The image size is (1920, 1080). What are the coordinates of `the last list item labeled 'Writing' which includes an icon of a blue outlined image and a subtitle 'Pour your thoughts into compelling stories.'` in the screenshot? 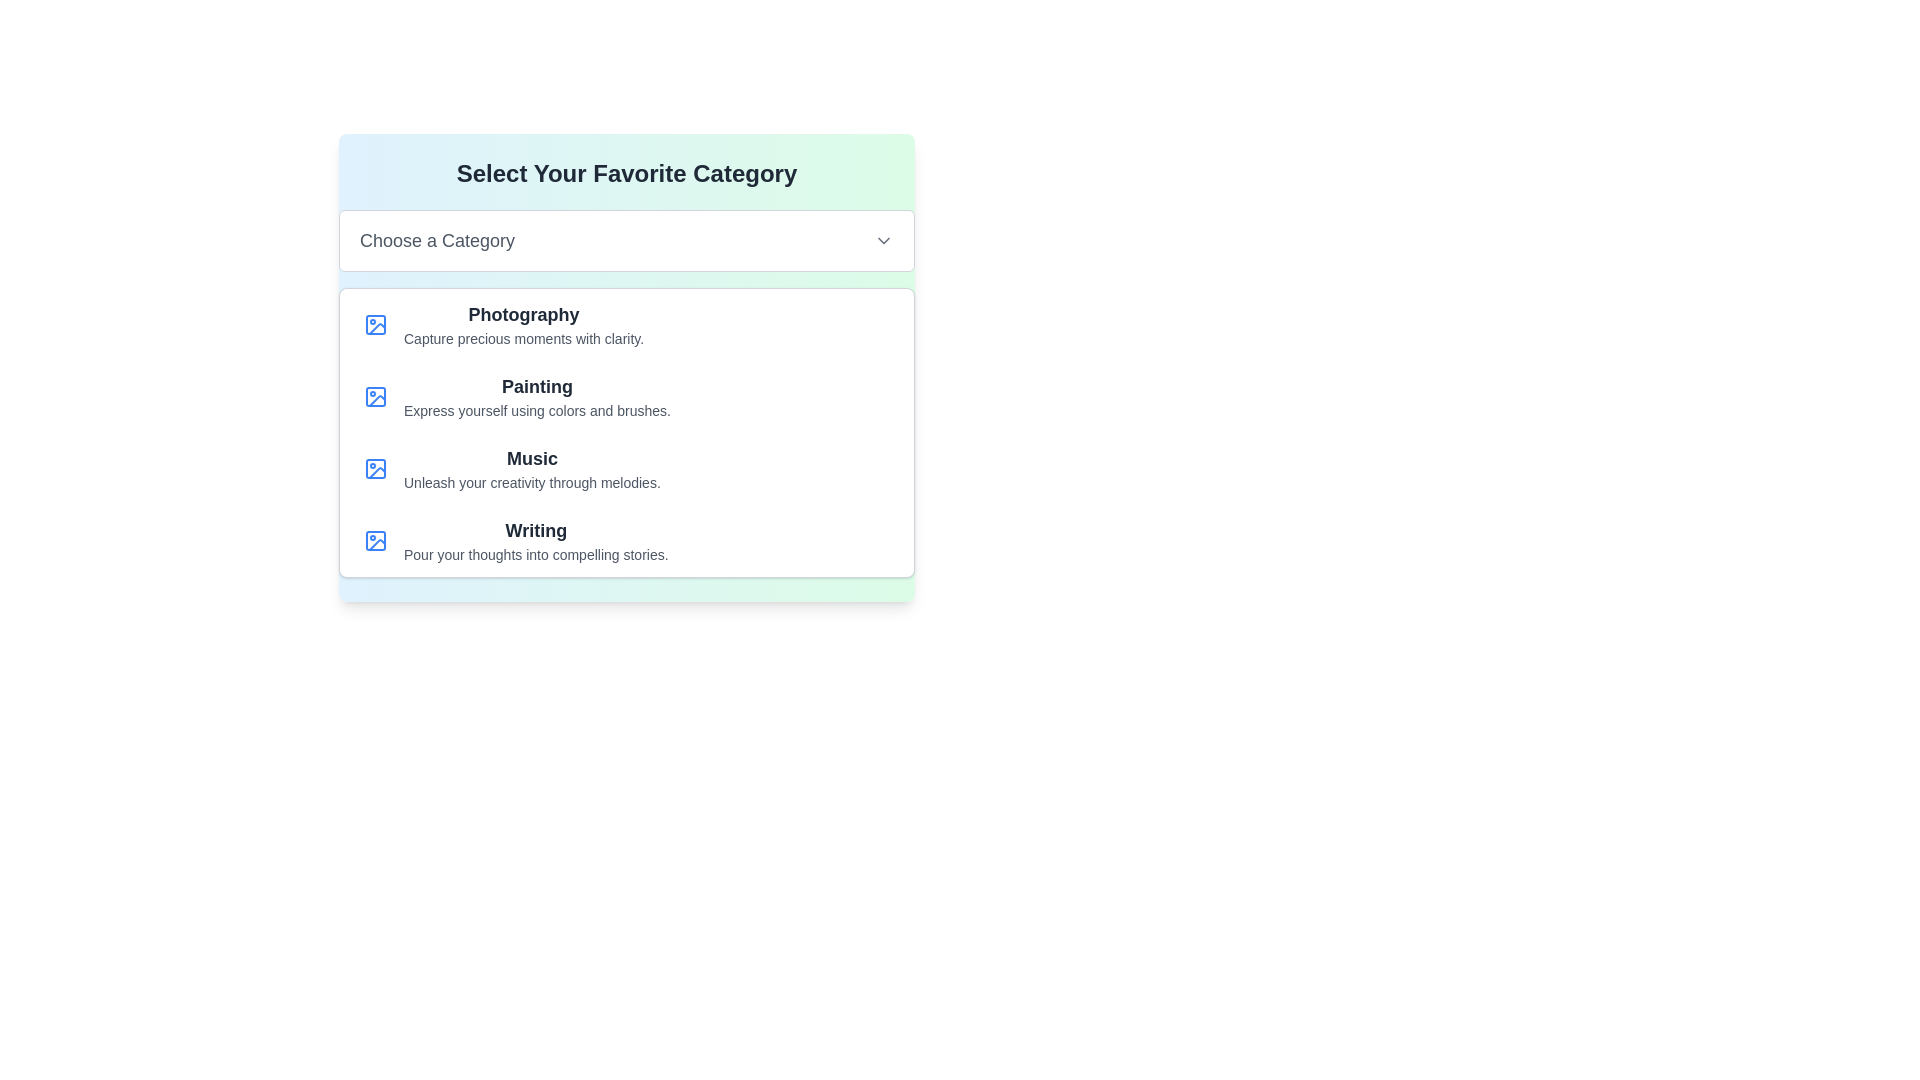 It's located at (626, 540).